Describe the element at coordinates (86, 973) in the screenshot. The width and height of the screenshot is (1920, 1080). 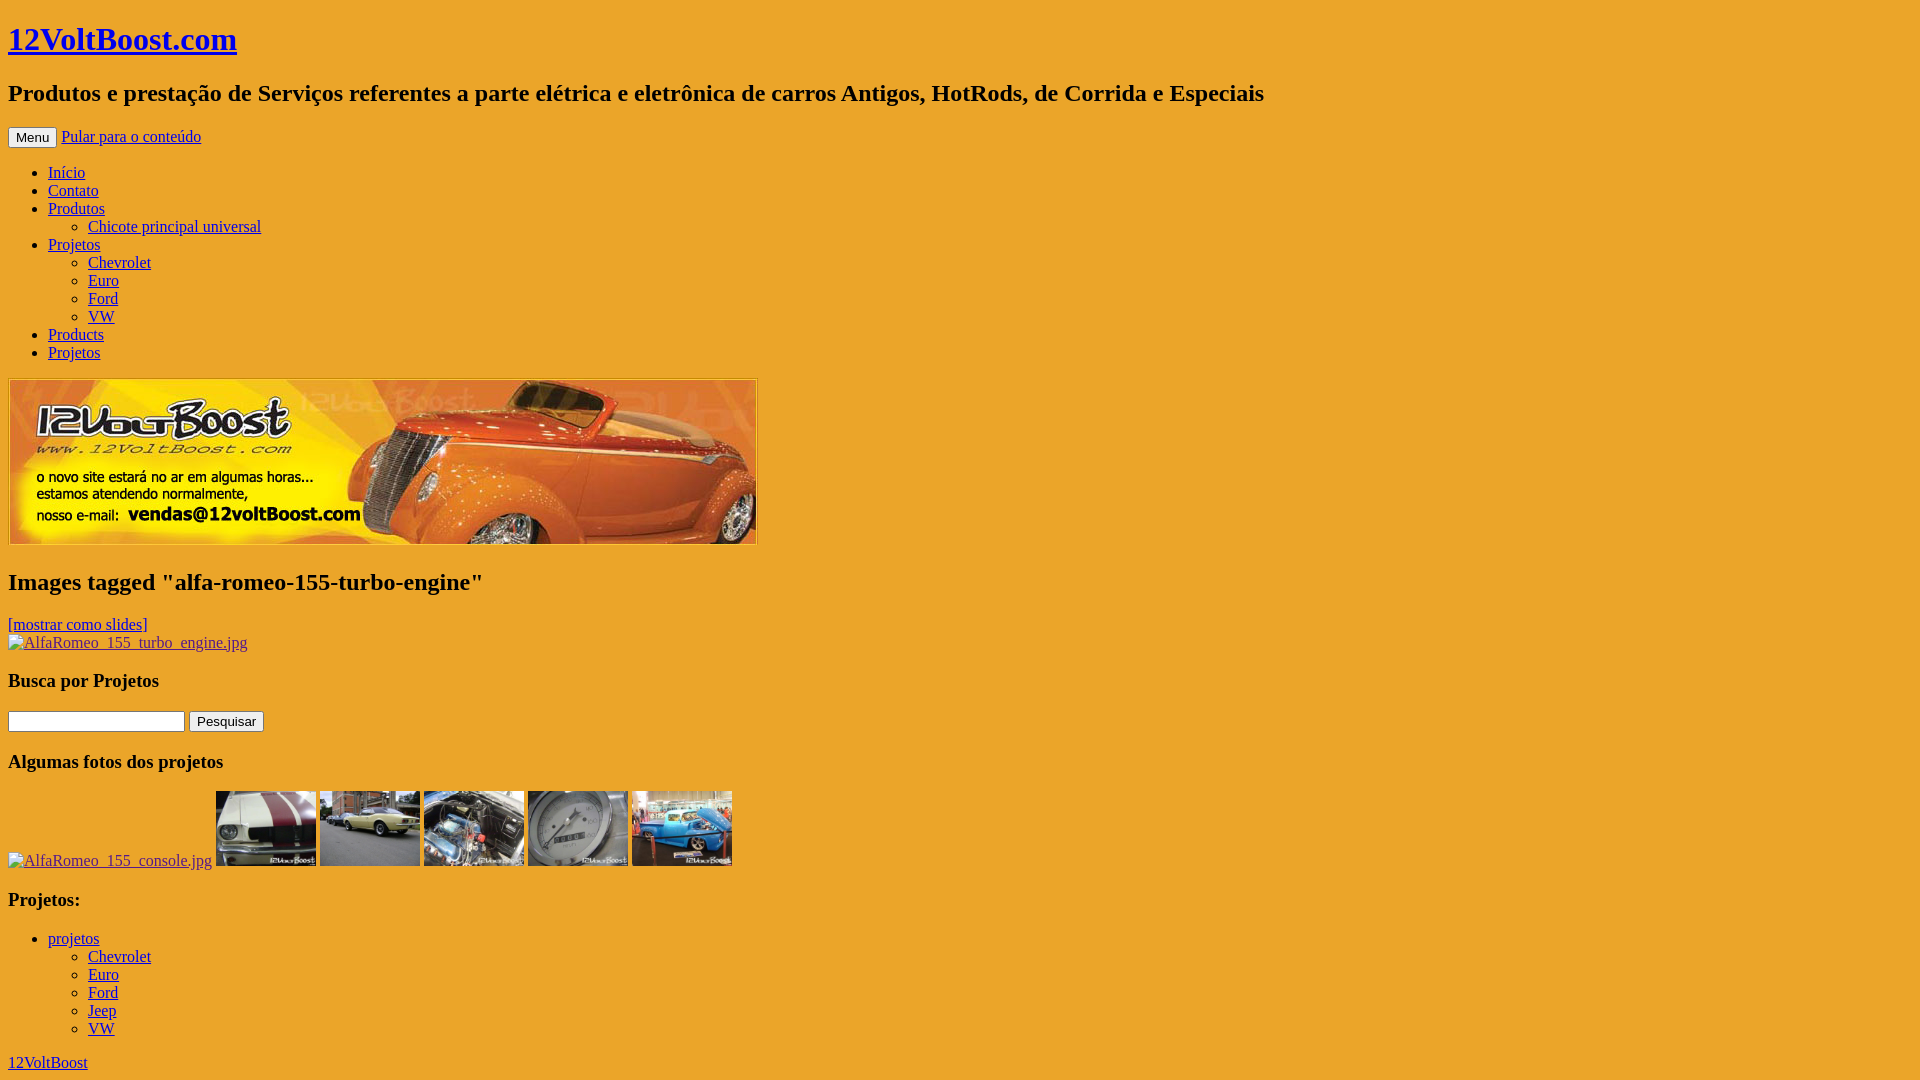
I see `'Euro'` at that location.